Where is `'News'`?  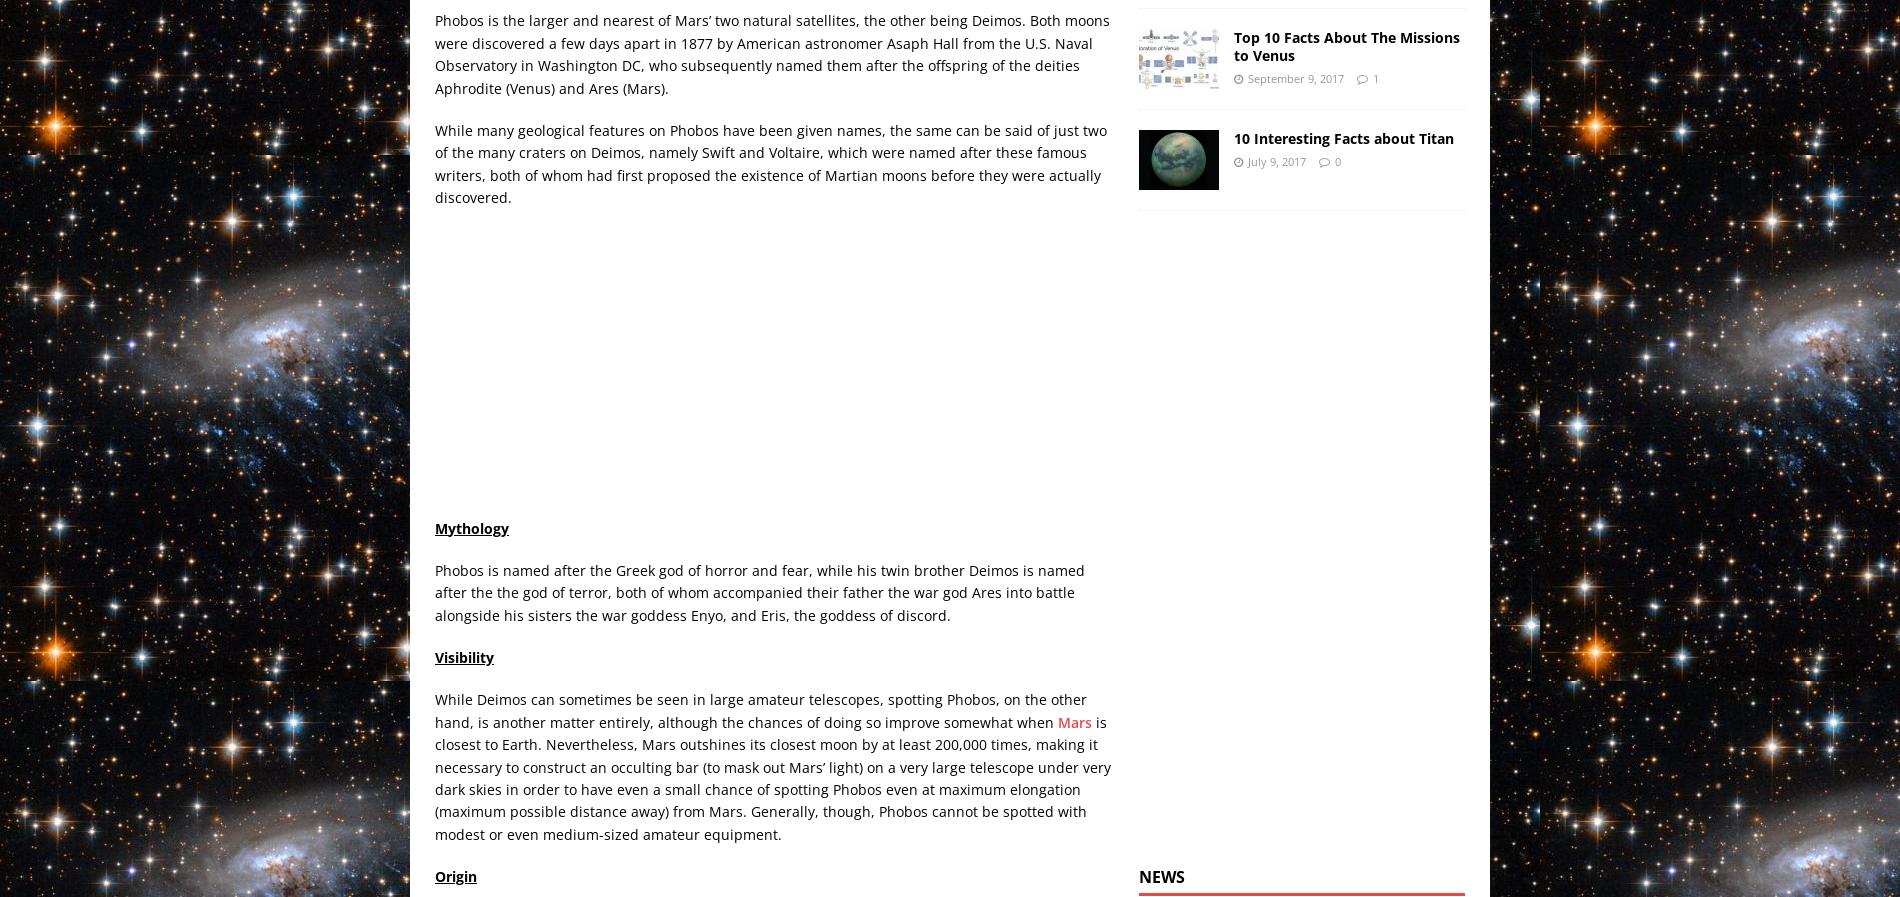
'News' is located at coordinates (1161, 876).